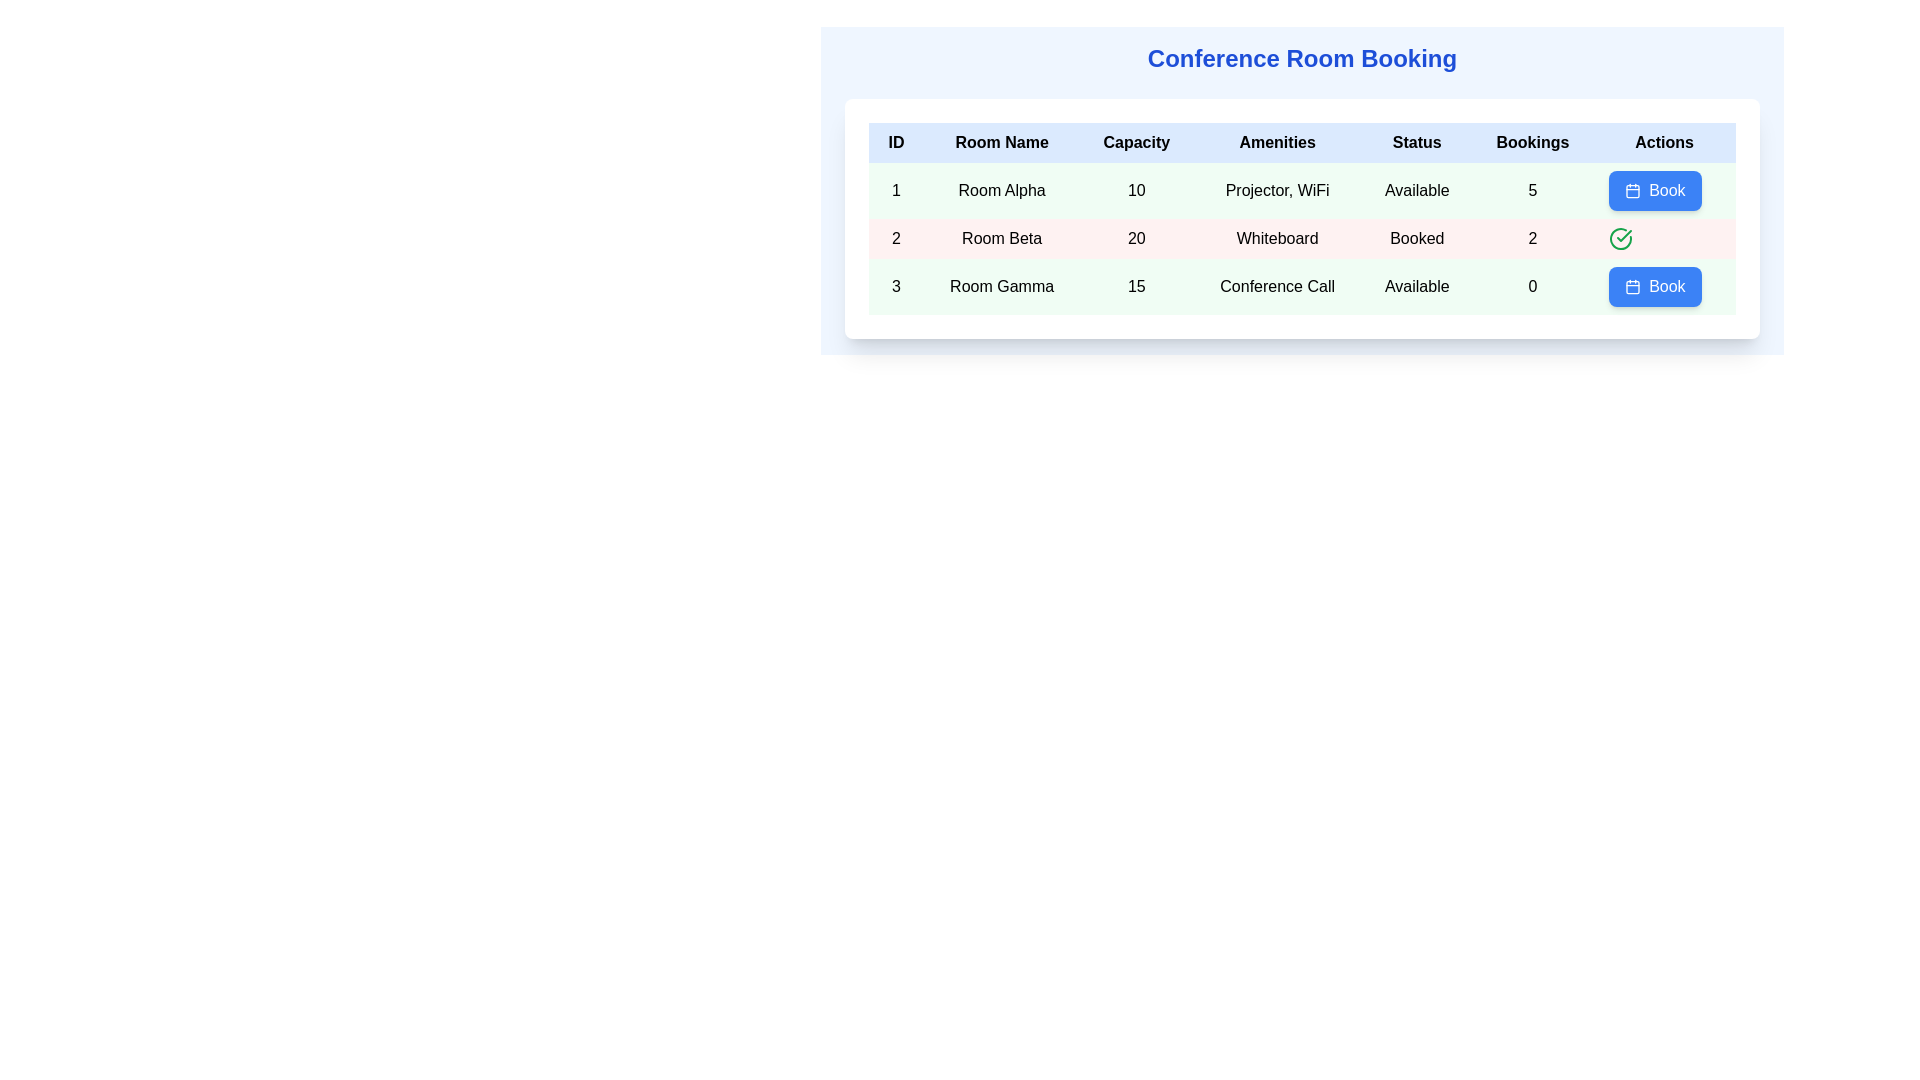 This screenshot has height=1080, width=1920. What do you see at coordinates (1302, 238) in the screenshot?
I see `the interactive element within the second row of the table that provides information about 'Room Beta'` at bounding box center [1302, 238].